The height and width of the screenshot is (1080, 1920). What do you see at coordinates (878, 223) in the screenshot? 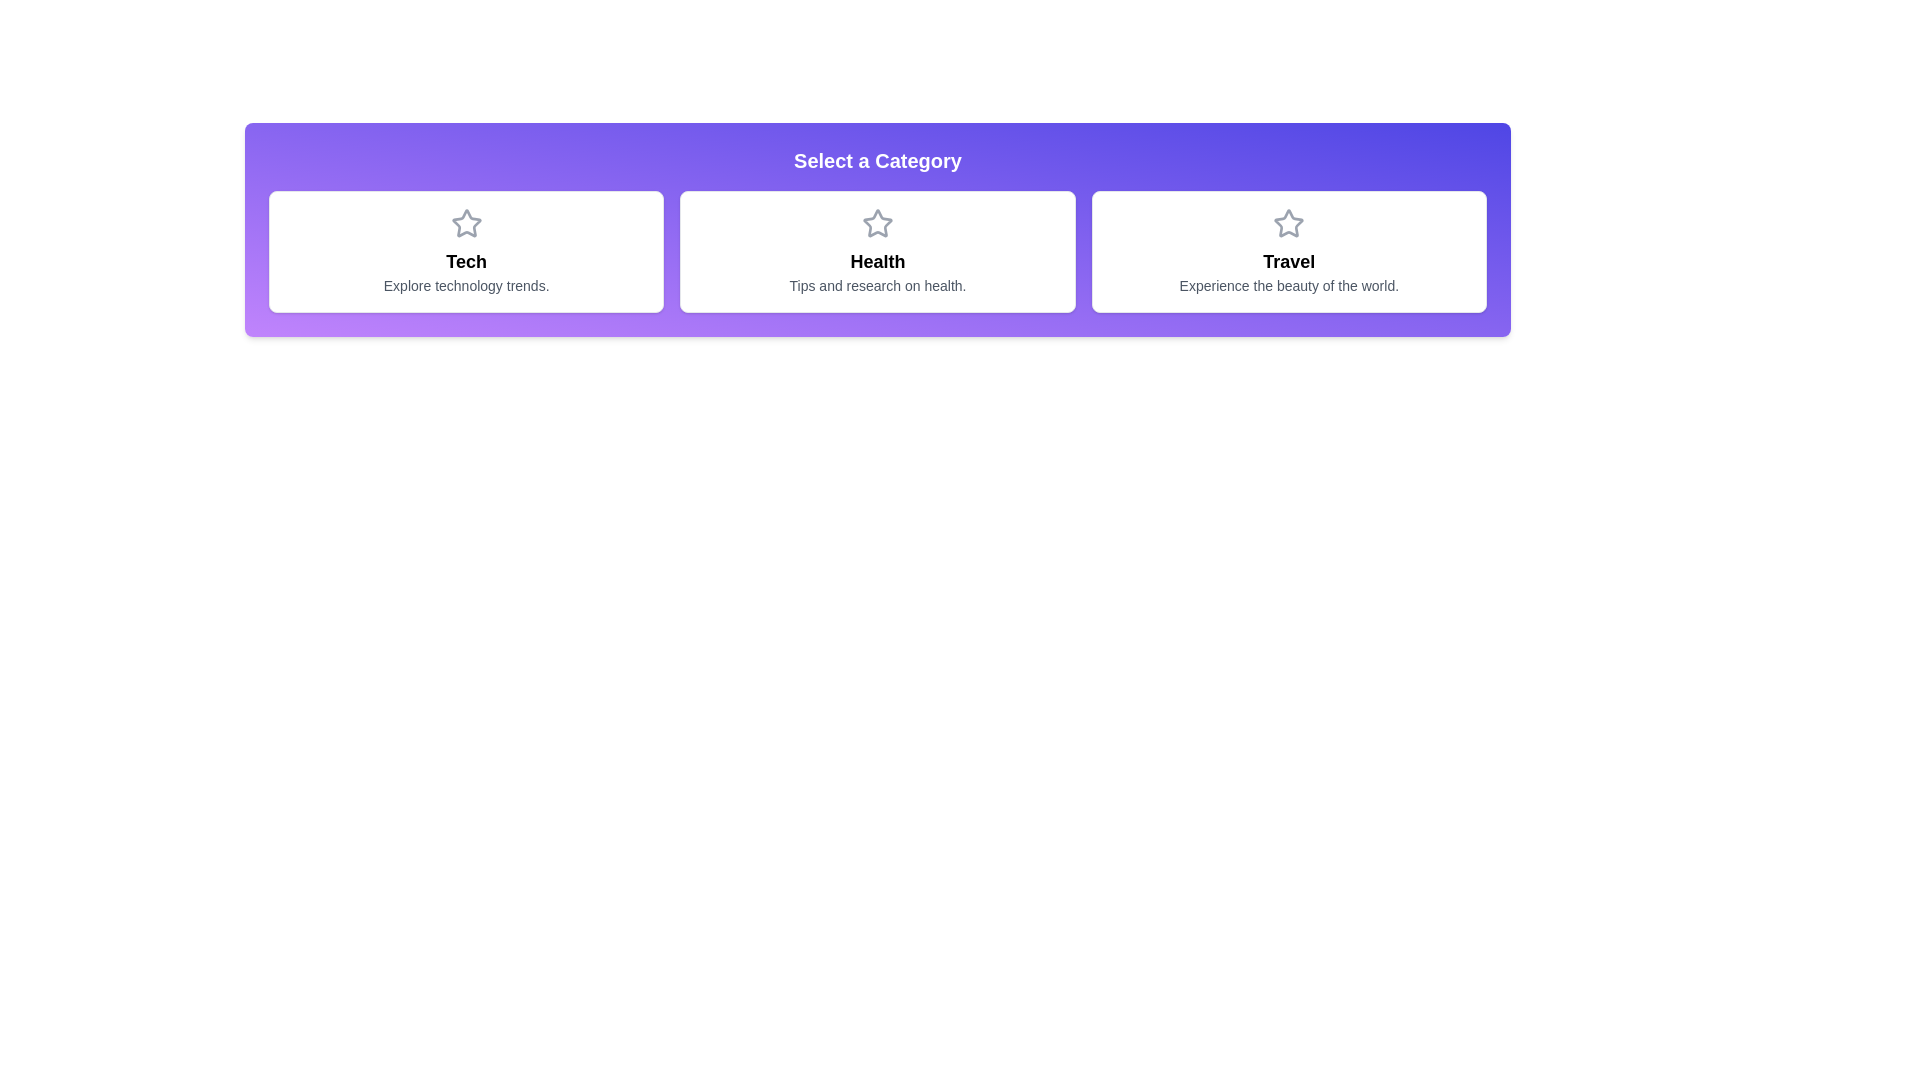
I see `the second star-shaped outline icon in the Health category` at bounding box center [878, 223].